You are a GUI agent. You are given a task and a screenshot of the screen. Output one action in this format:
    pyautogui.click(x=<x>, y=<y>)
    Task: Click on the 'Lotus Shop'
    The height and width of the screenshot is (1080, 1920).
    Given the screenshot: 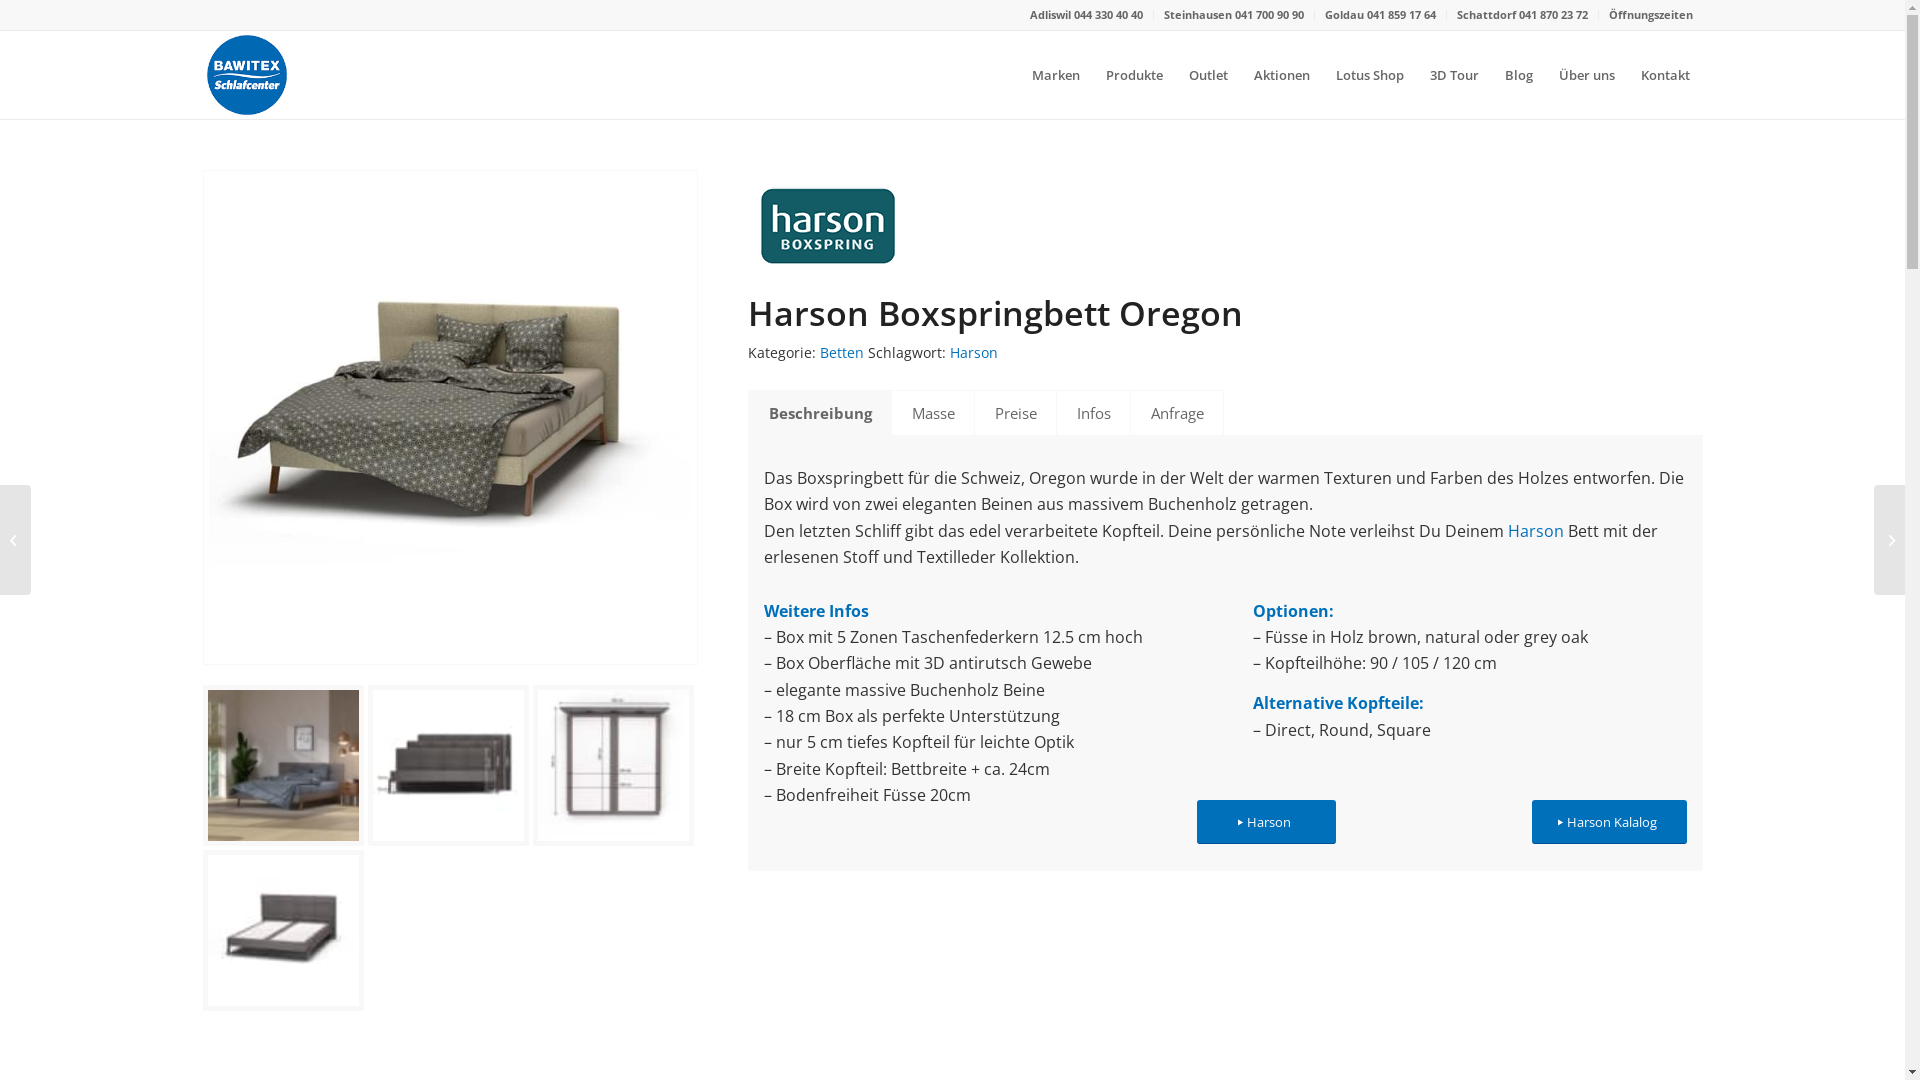 What is the action you would take?
    pyautogui.click(x=1321, y=73)
    